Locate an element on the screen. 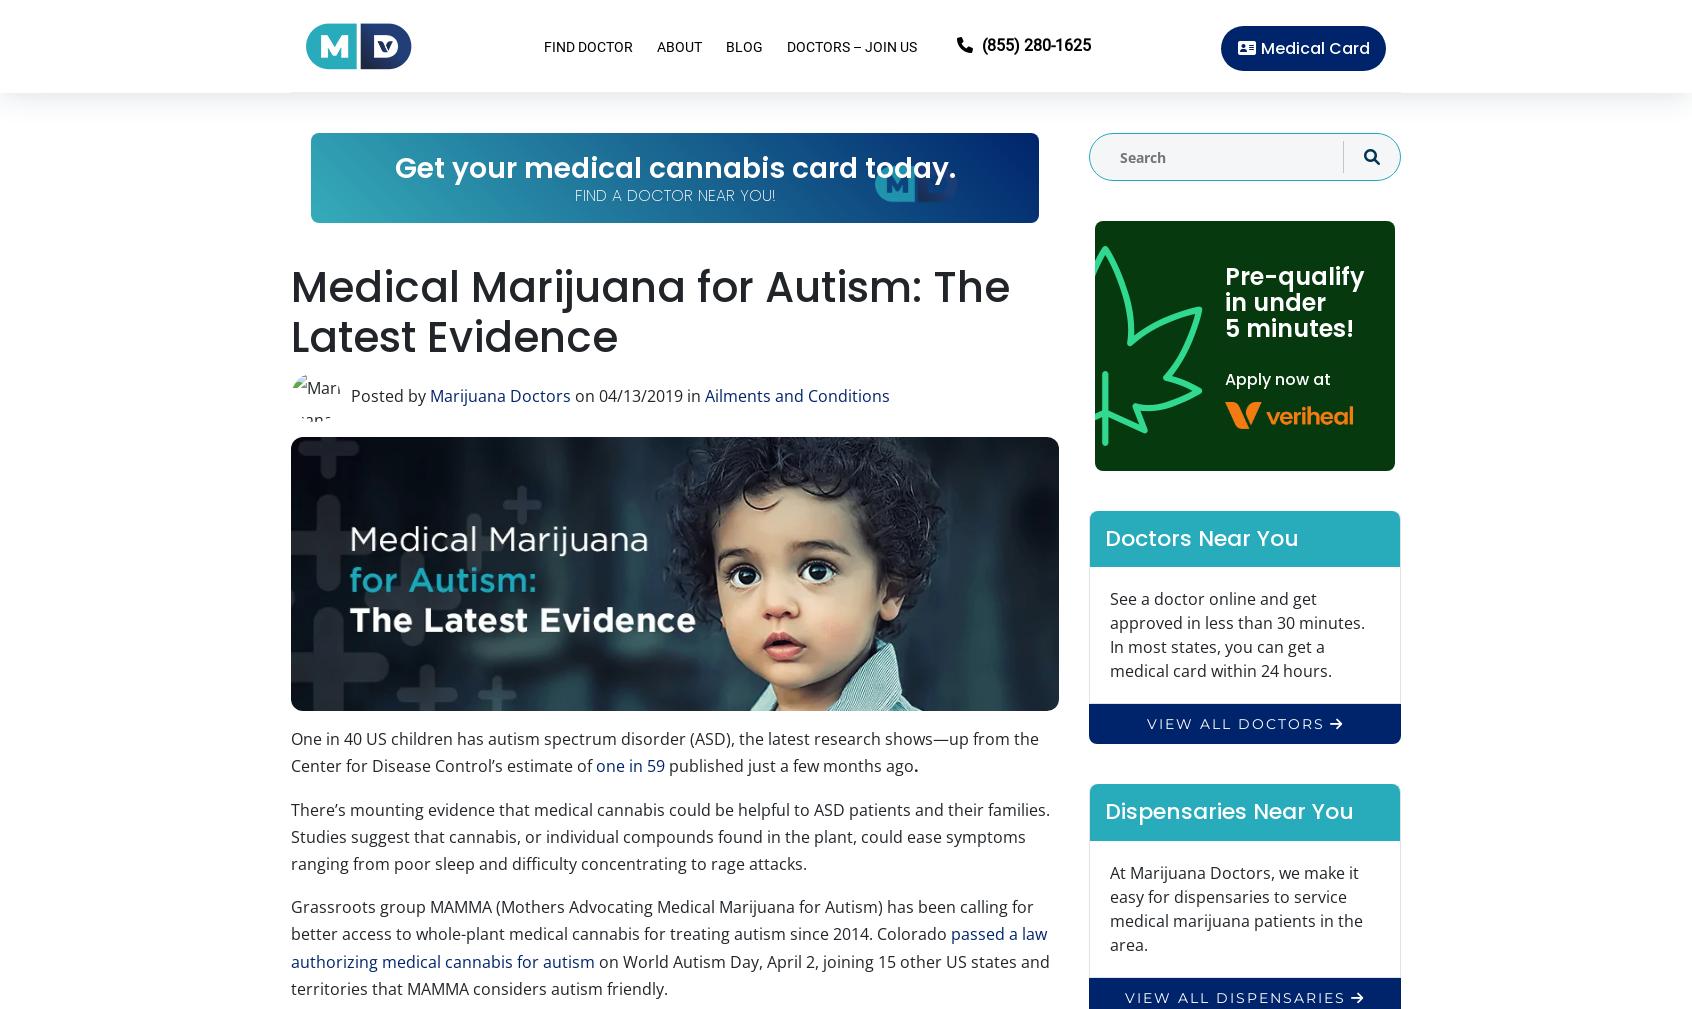  'autism friendly' is located at coordinates (606, 988).